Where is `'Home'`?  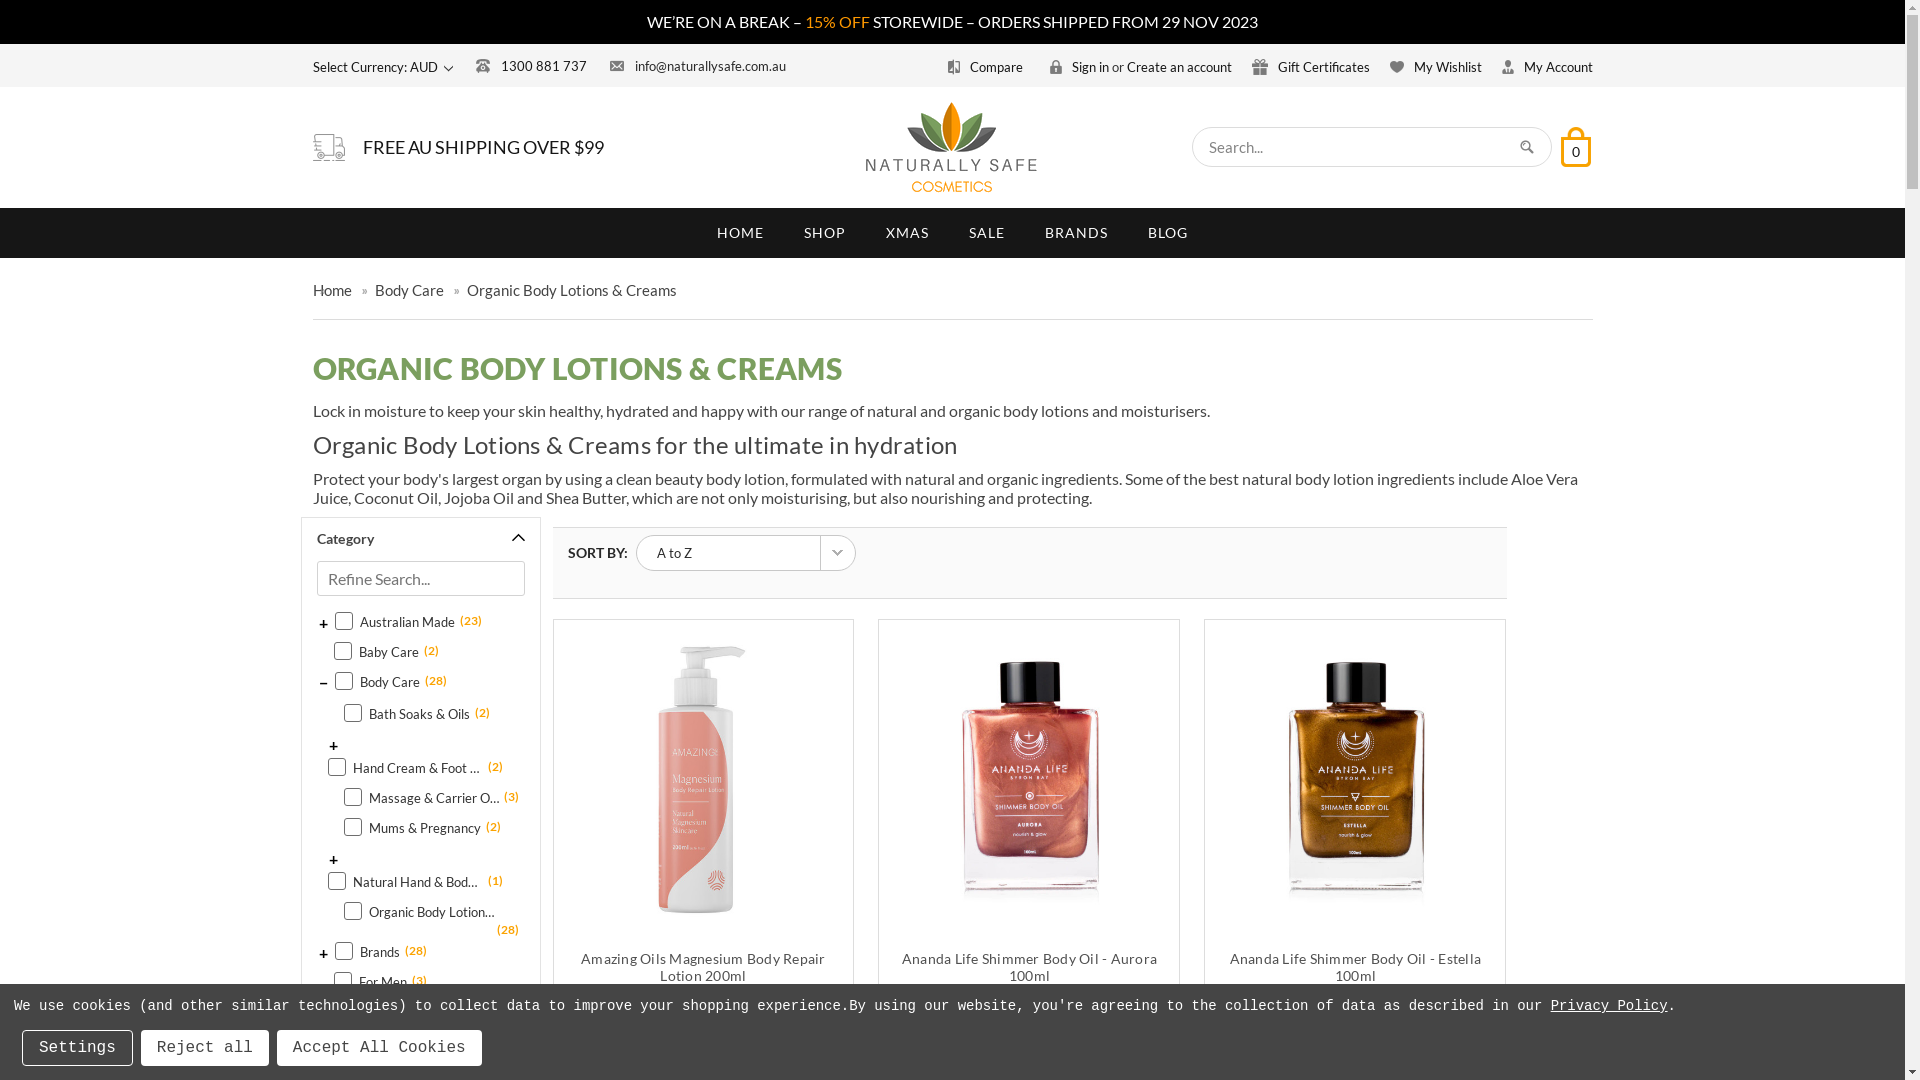 'Home' is located at coordinates (331, 289).